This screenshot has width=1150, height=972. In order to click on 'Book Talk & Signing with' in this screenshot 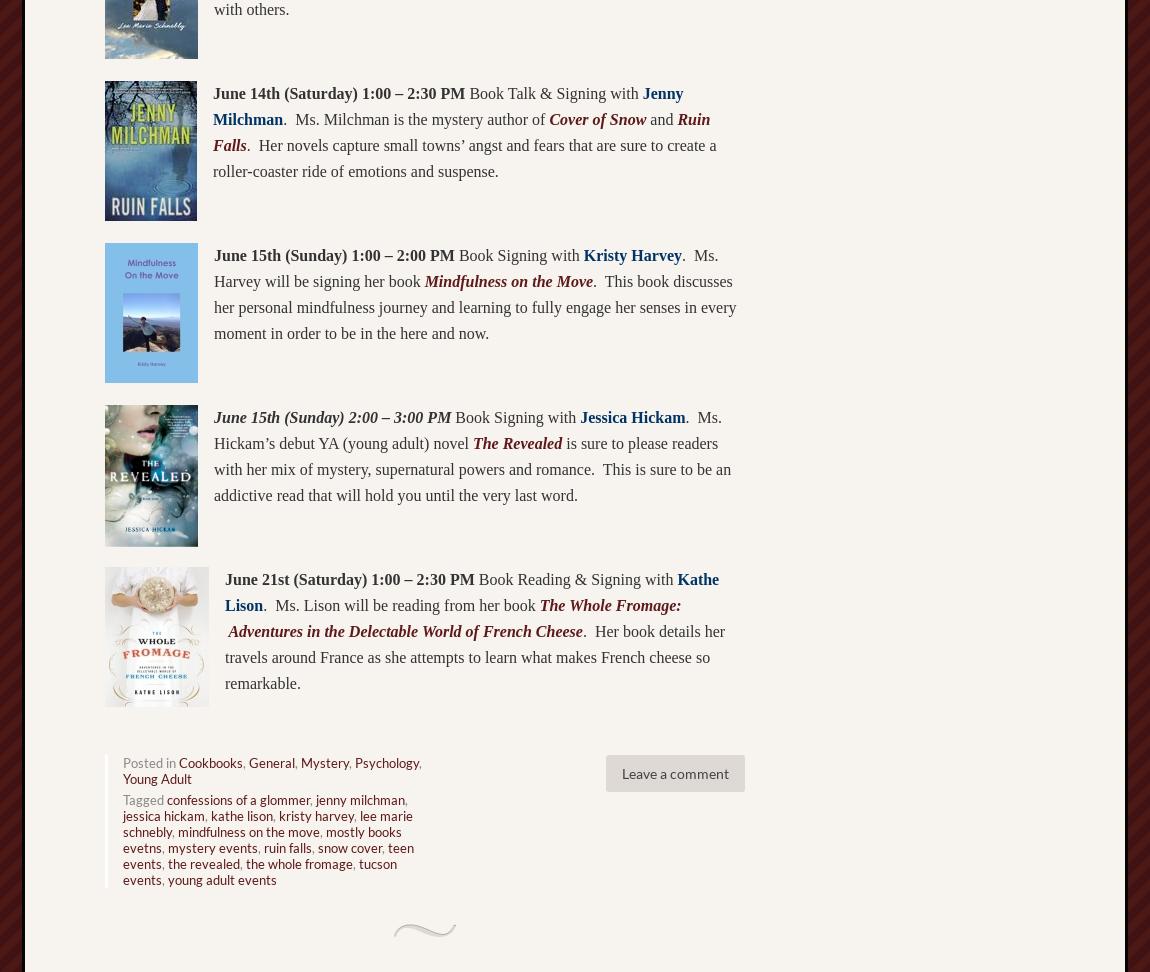, I will do `click(553, 91)`.